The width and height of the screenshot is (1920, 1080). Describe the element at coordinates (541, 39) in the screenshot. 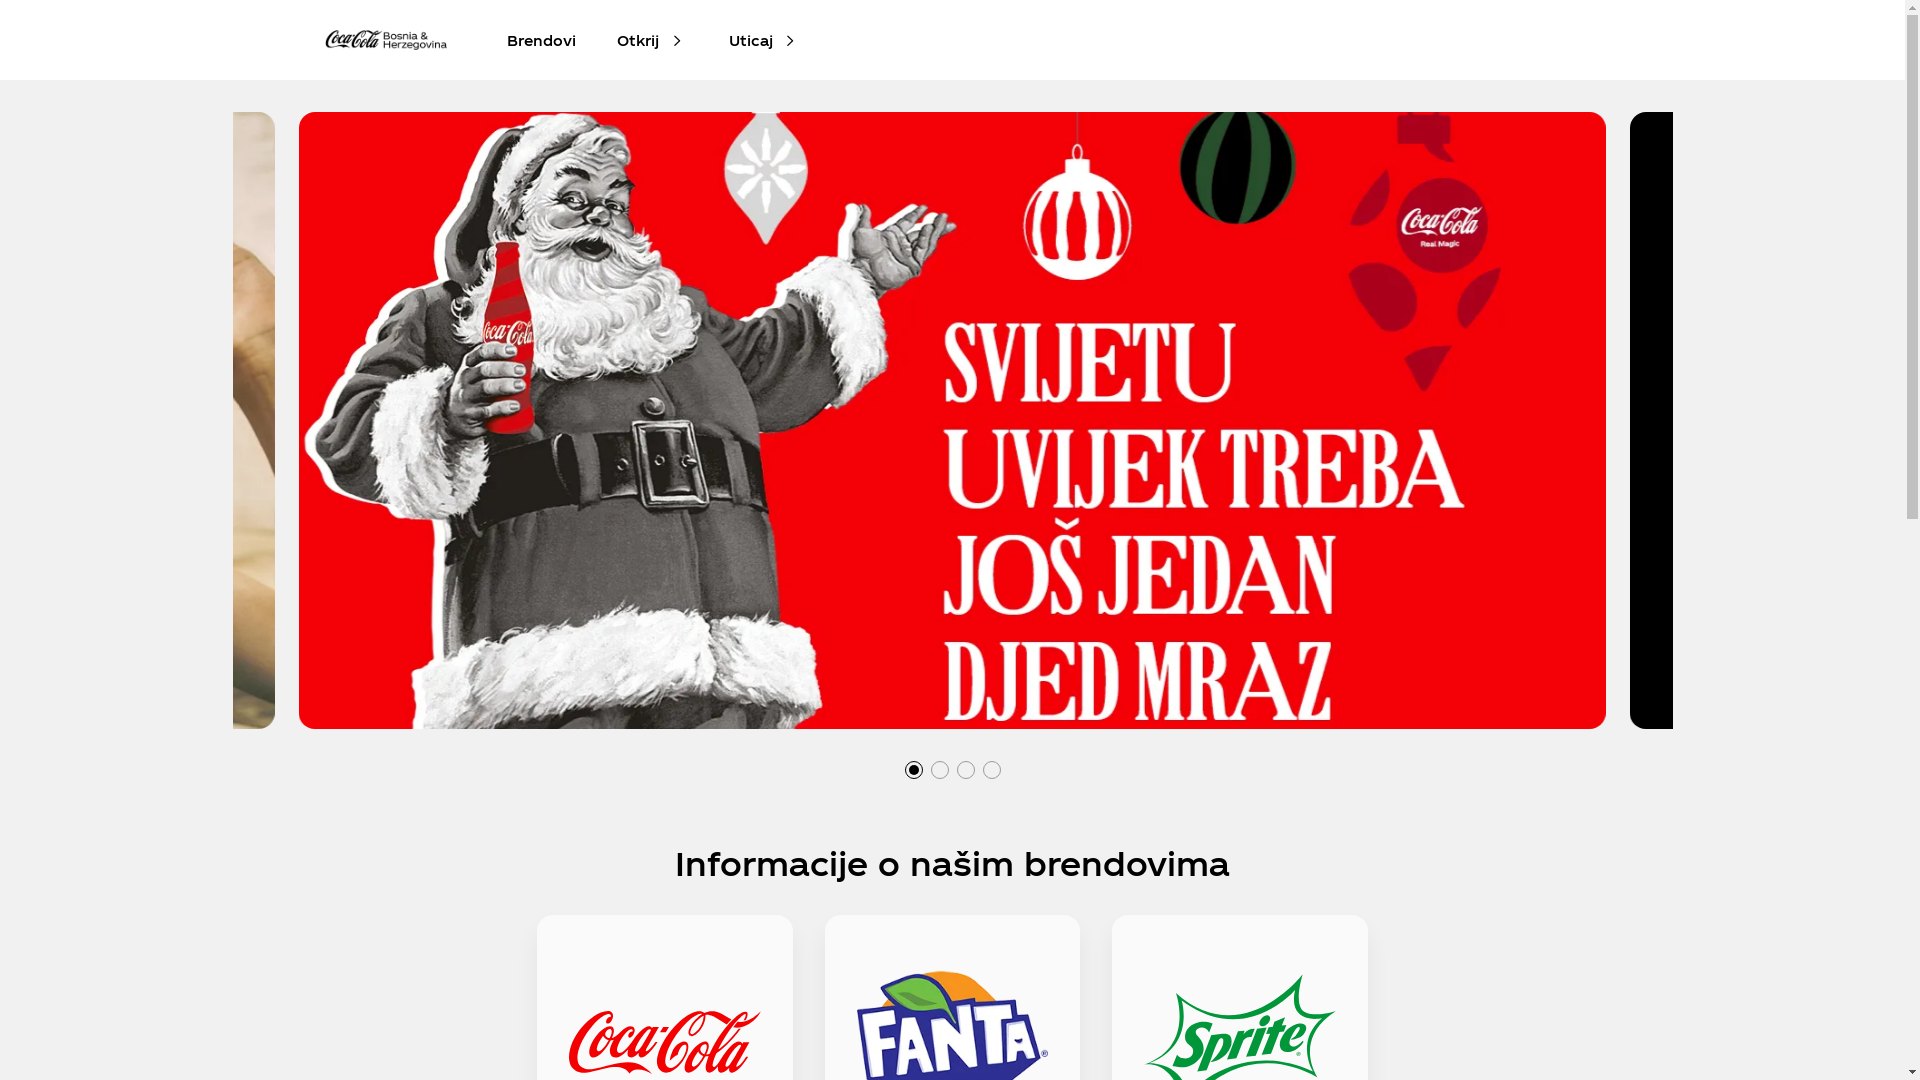

I see `'Brendovi'` at that location.